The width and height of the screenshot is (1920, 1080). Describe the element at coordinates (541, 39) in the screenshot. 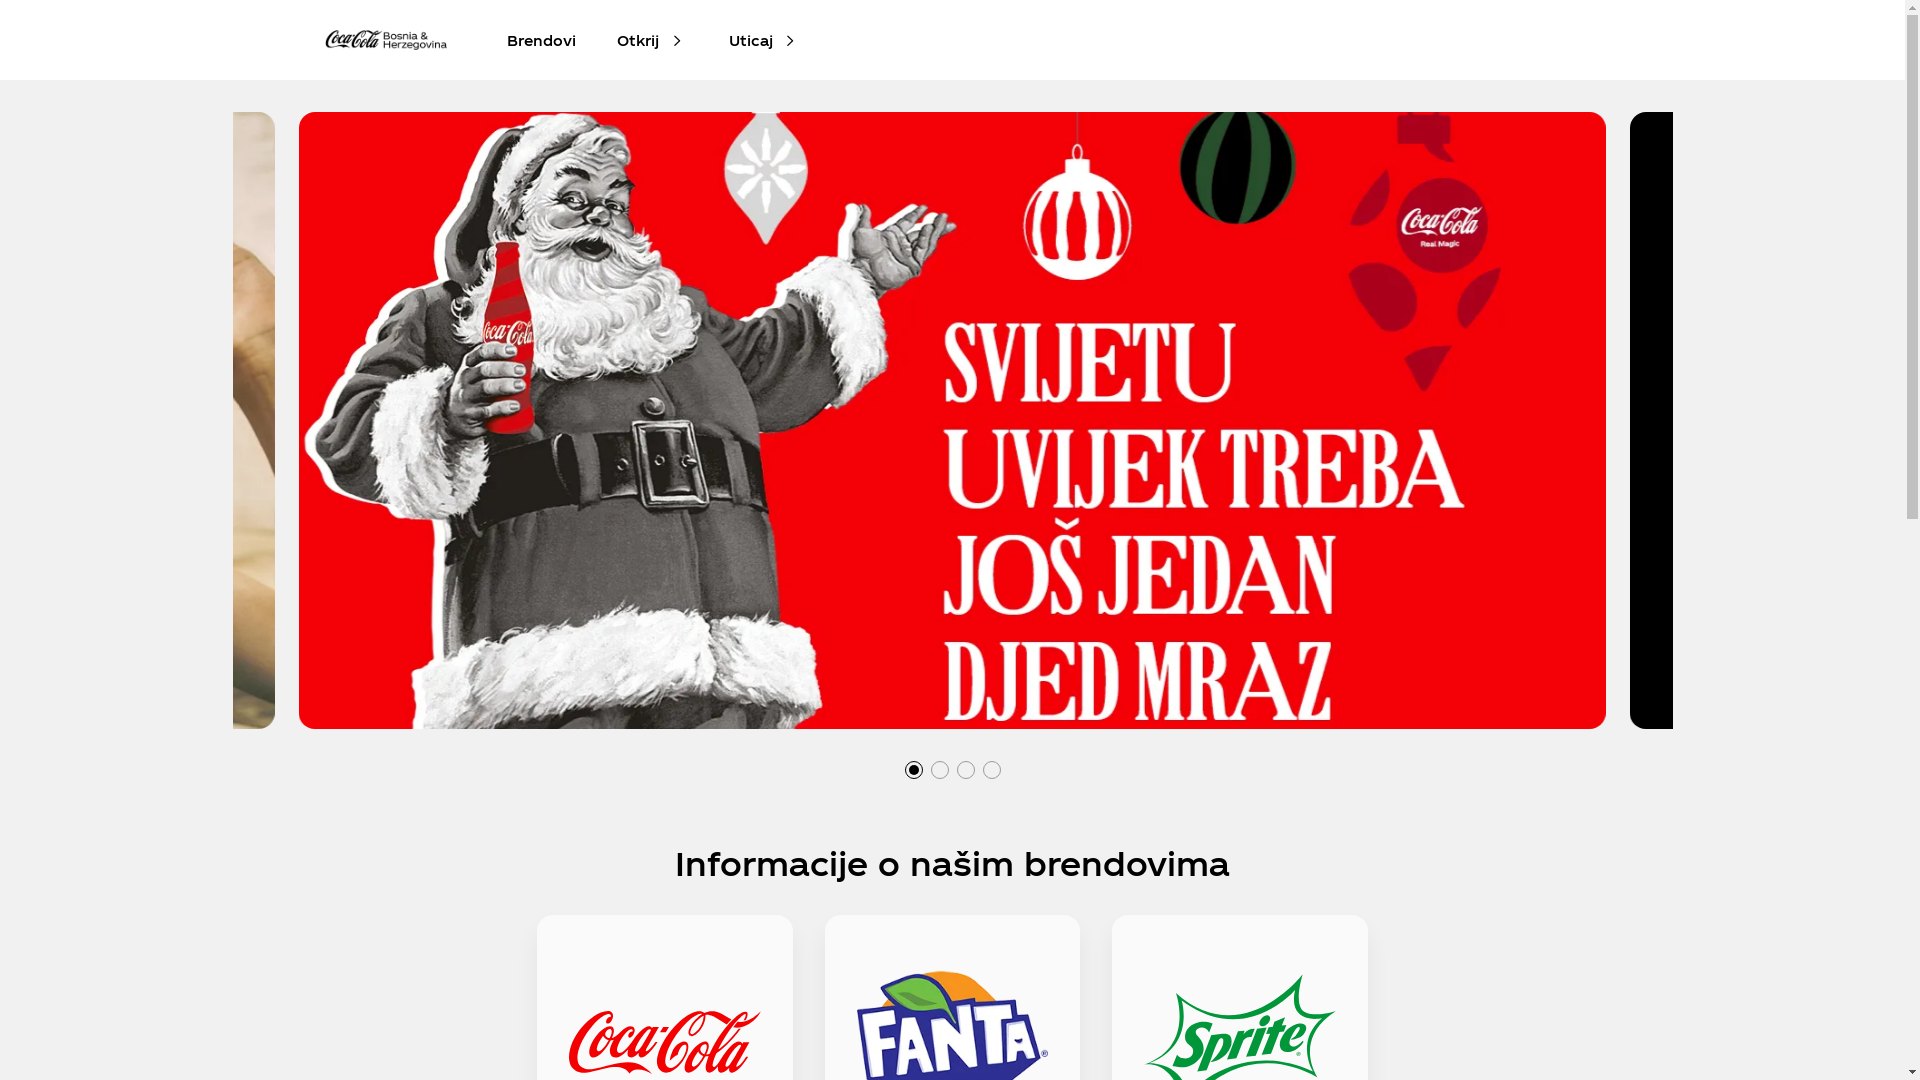

I see `'Brendovi'` at that location.